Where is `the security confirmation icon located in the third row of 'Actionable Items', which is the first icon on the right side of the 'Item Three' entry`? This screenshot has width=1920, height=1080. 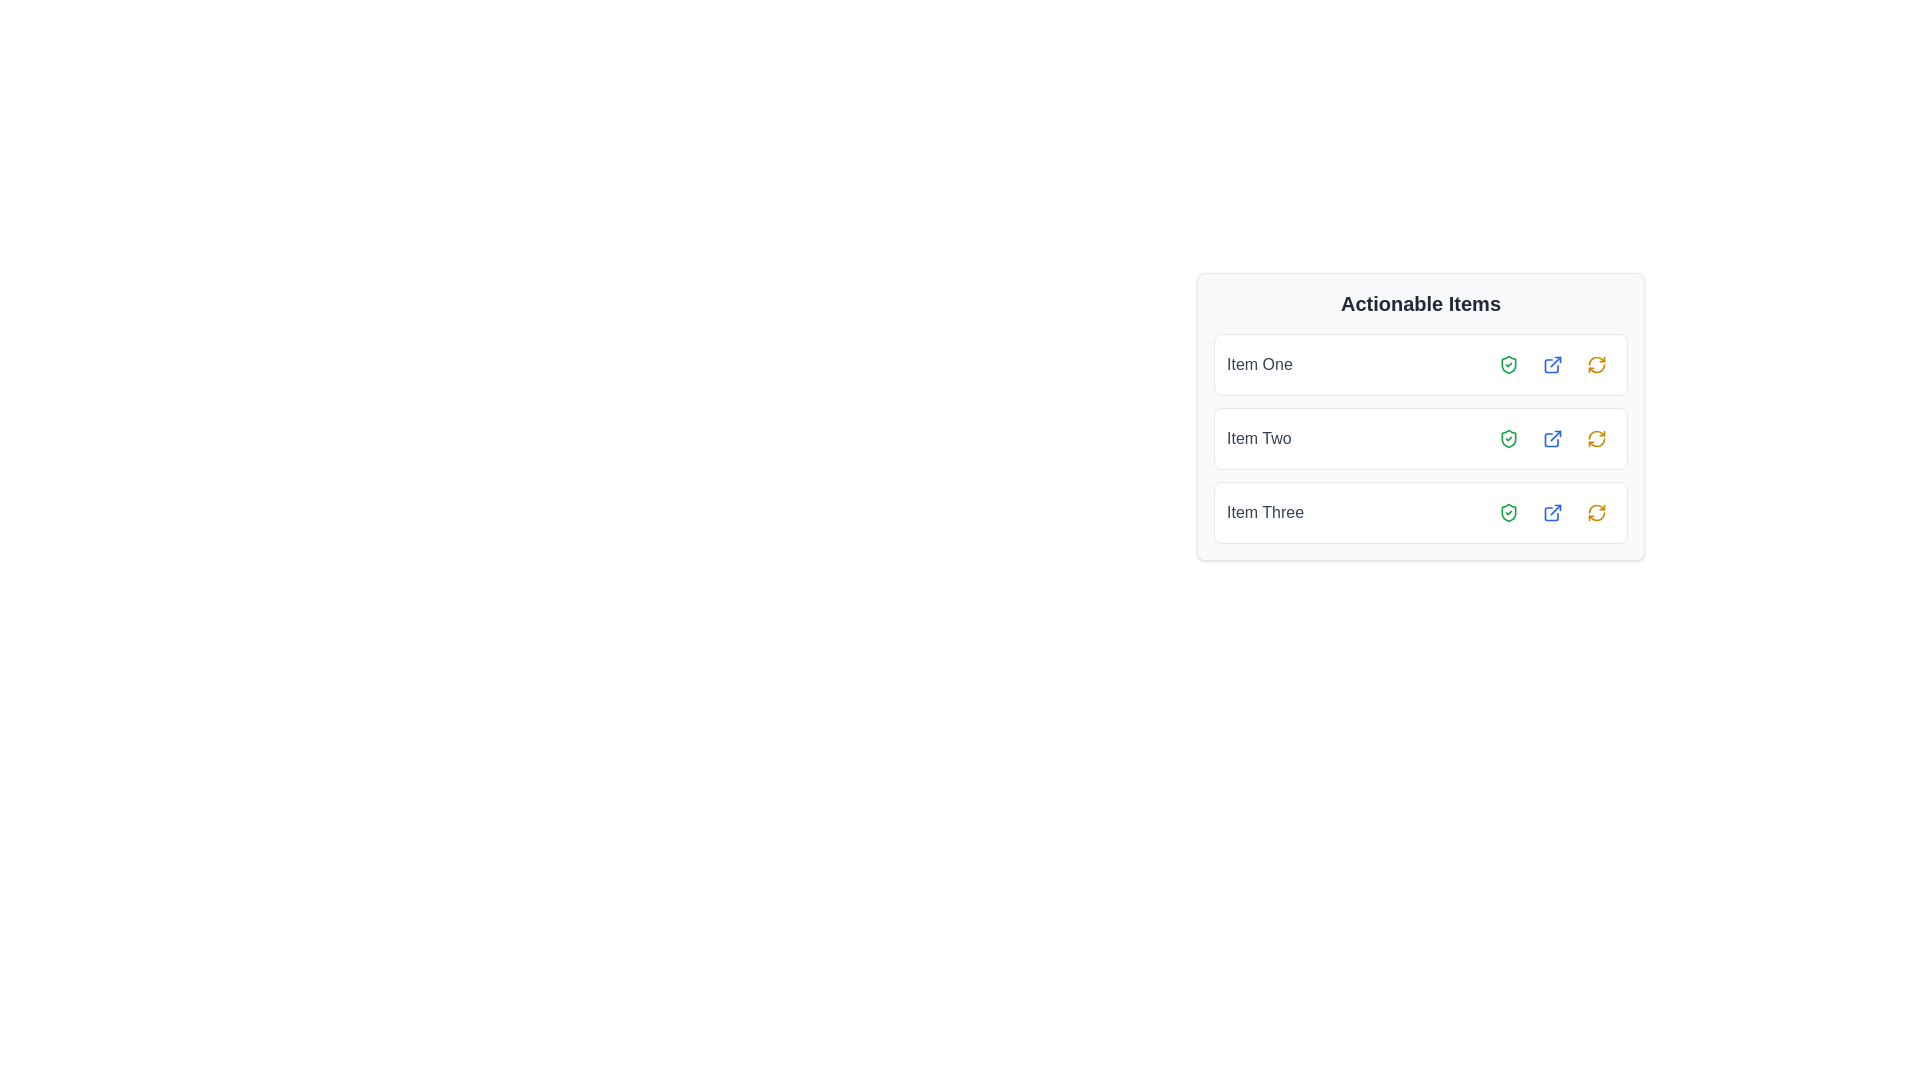 the security confirmation icon located in the third row of 'Actionable Items', which is the first icon on the right side of the 'Item Three' entry is located at coordinates (1508, 512).